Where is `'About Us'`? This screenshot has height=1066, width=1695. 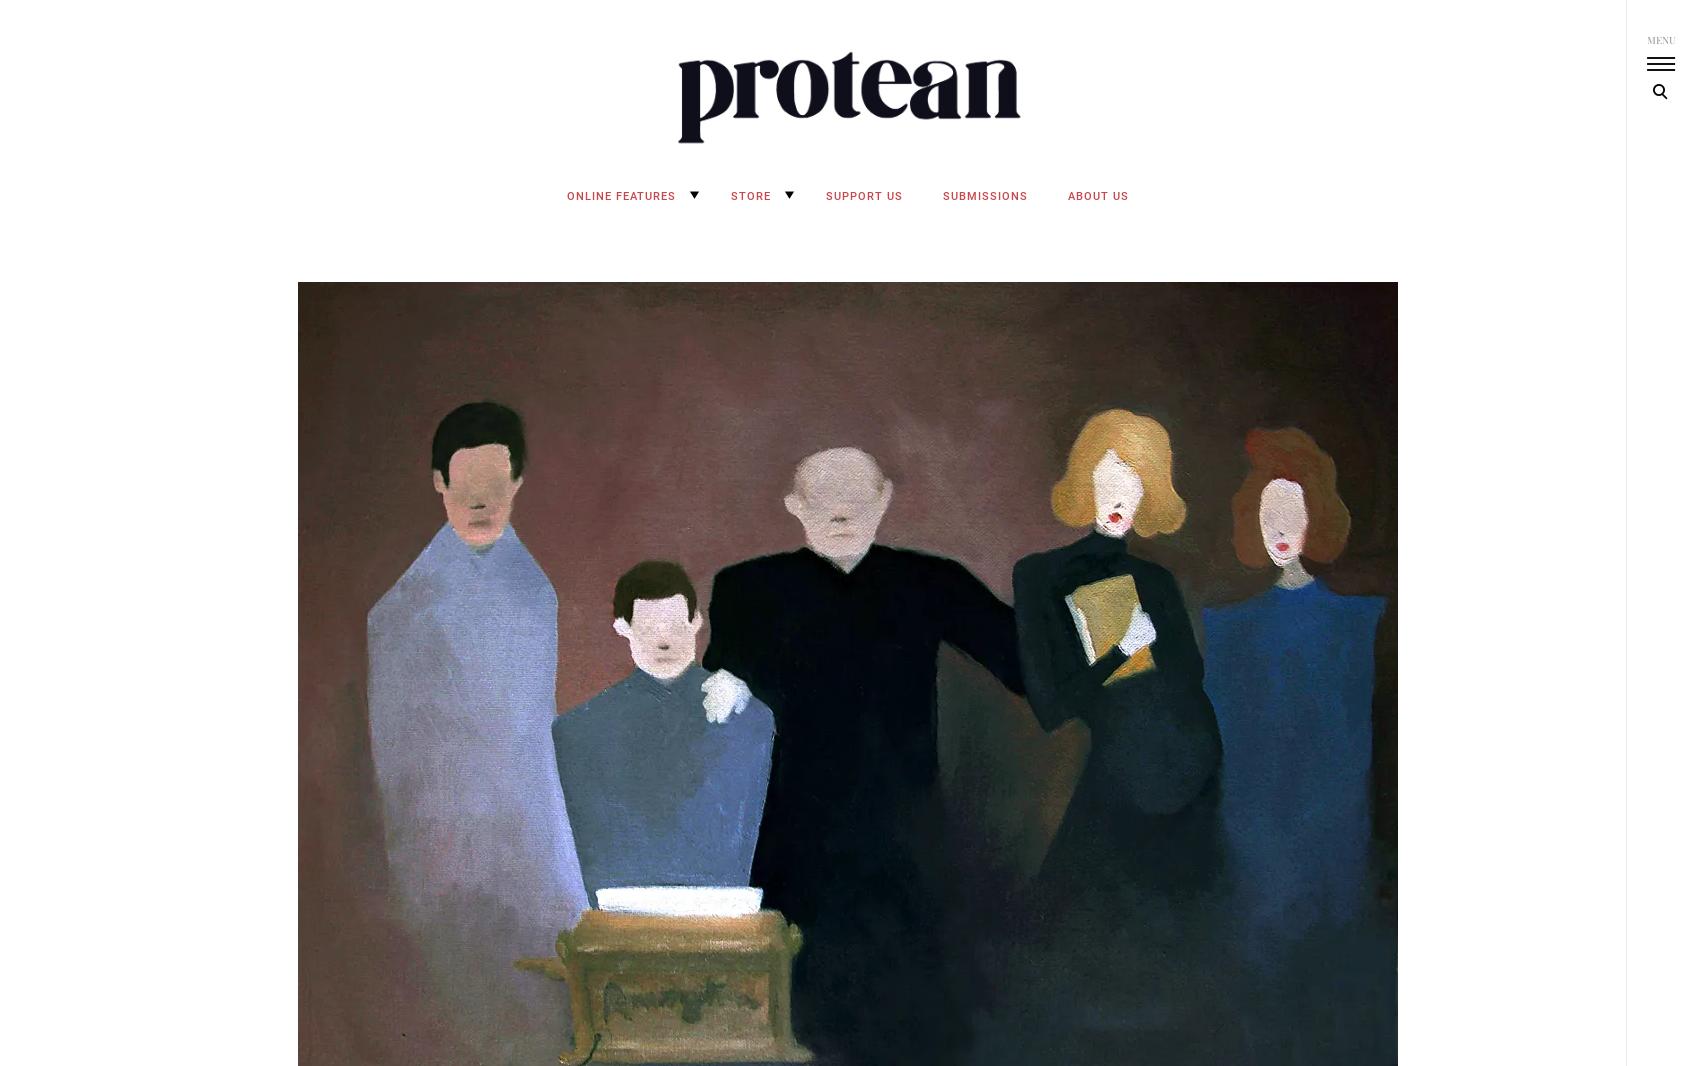
'About Us' is located at coordinates (1097, 195).